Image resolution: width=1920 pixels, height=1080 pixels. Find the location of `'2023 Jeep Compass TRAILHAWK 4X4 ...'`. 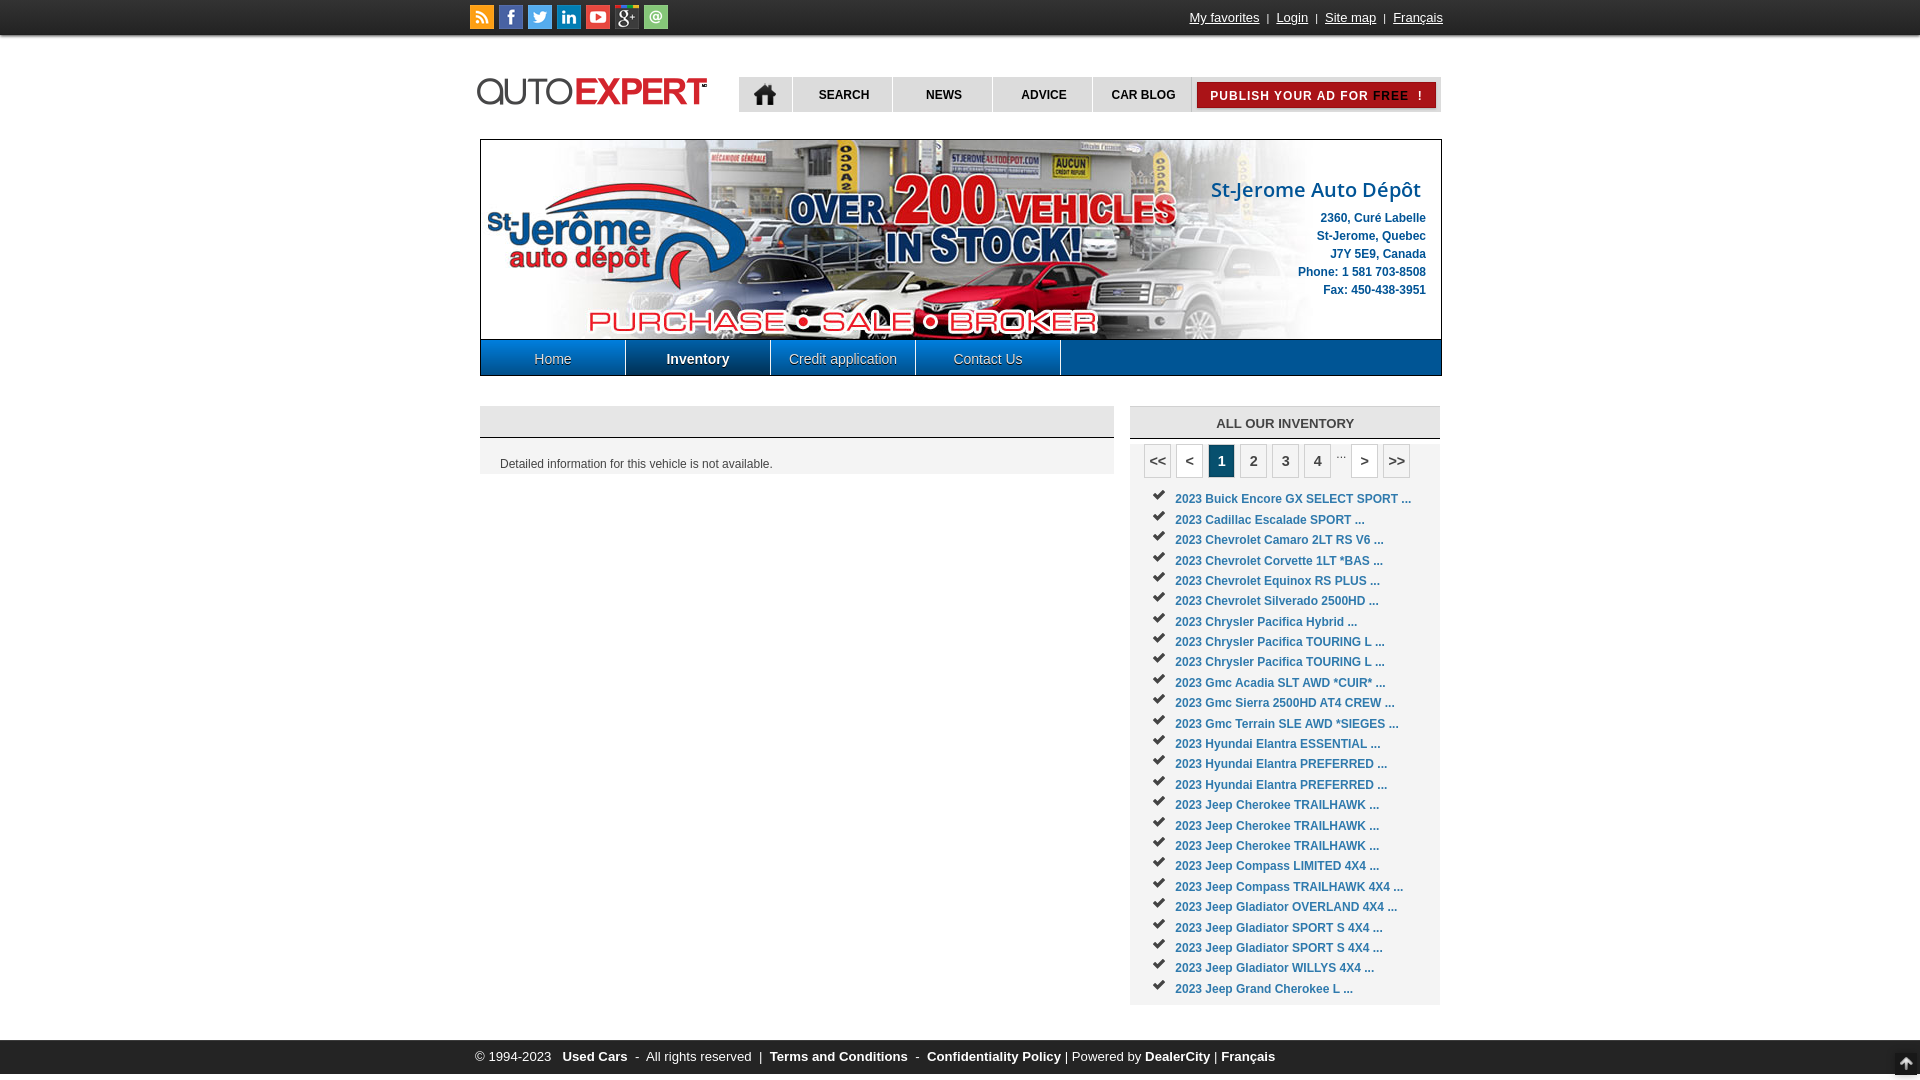

'2023 Jeep Compass TRAILHAWK 4X4 ...' is located at coordinates (1289, 886).